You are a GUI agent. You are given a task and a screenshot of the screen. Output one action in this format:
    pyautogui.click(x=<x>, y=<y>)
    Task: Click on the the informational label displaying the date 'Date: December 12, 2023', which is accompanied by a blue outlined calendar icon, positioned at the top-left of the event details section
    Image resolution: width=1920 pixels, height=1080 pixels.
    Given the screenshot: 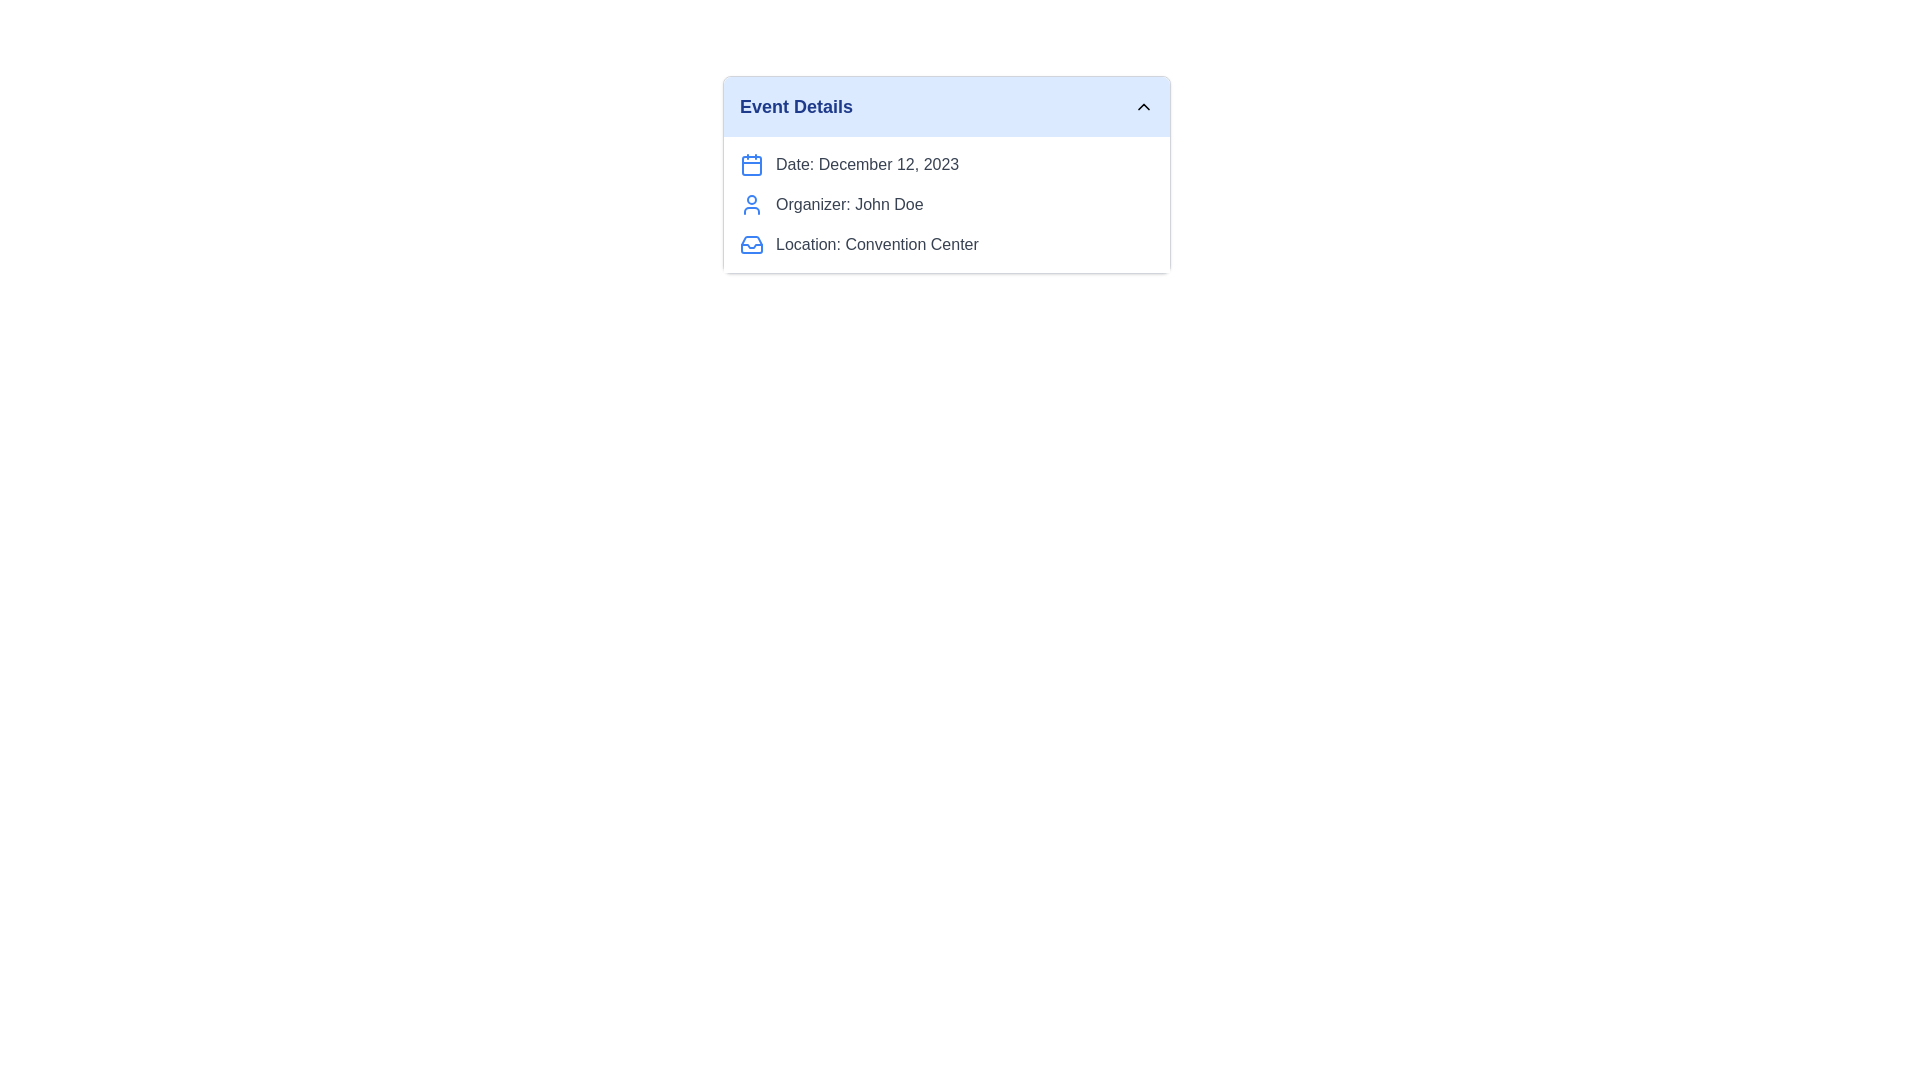 What is the action you would take?
    pyautogui.click(x=945, y=164)
    